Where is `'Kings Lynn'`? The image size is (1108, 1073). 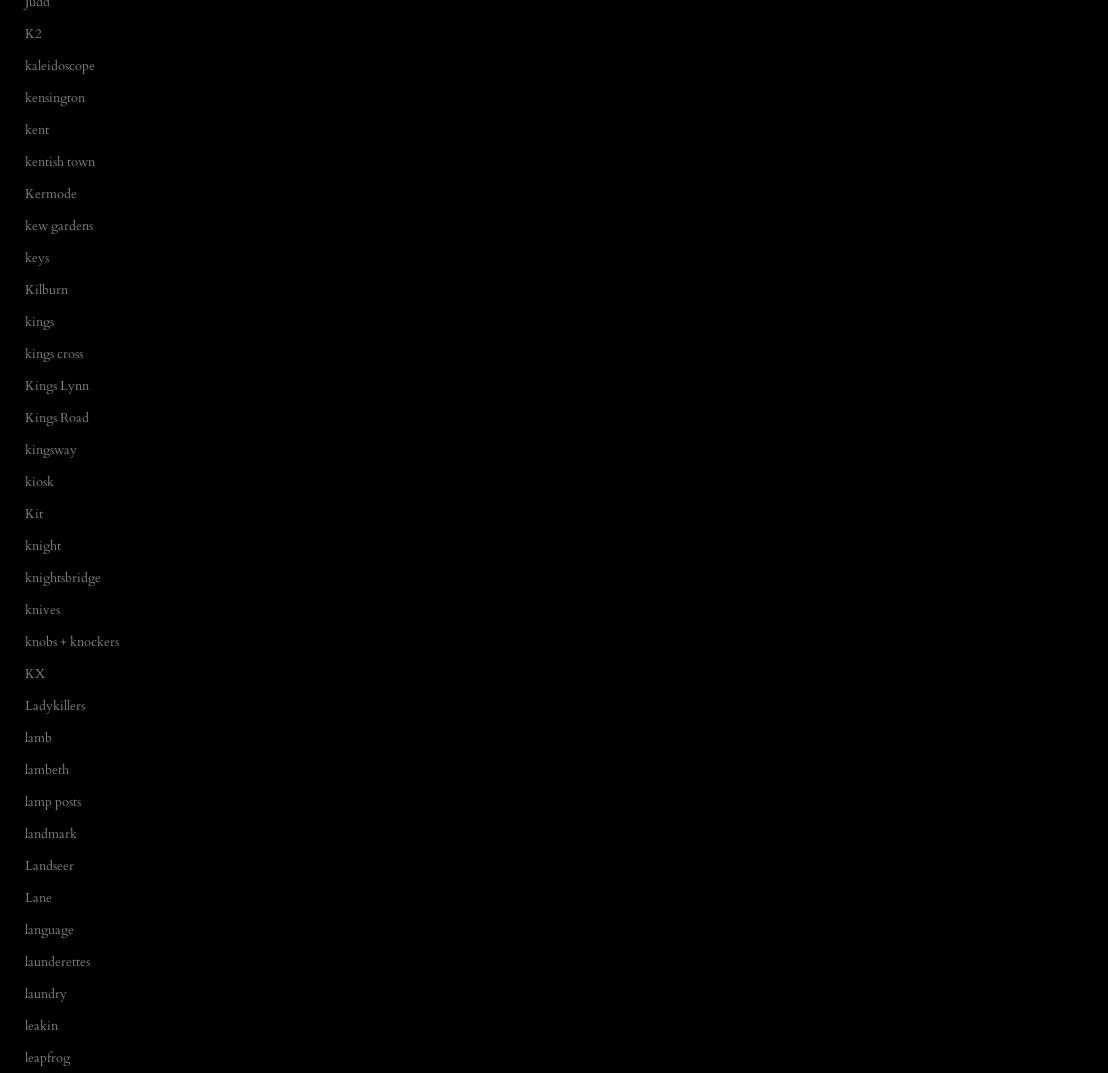 'Kings Lynn' is located at coordinates (55, 383).